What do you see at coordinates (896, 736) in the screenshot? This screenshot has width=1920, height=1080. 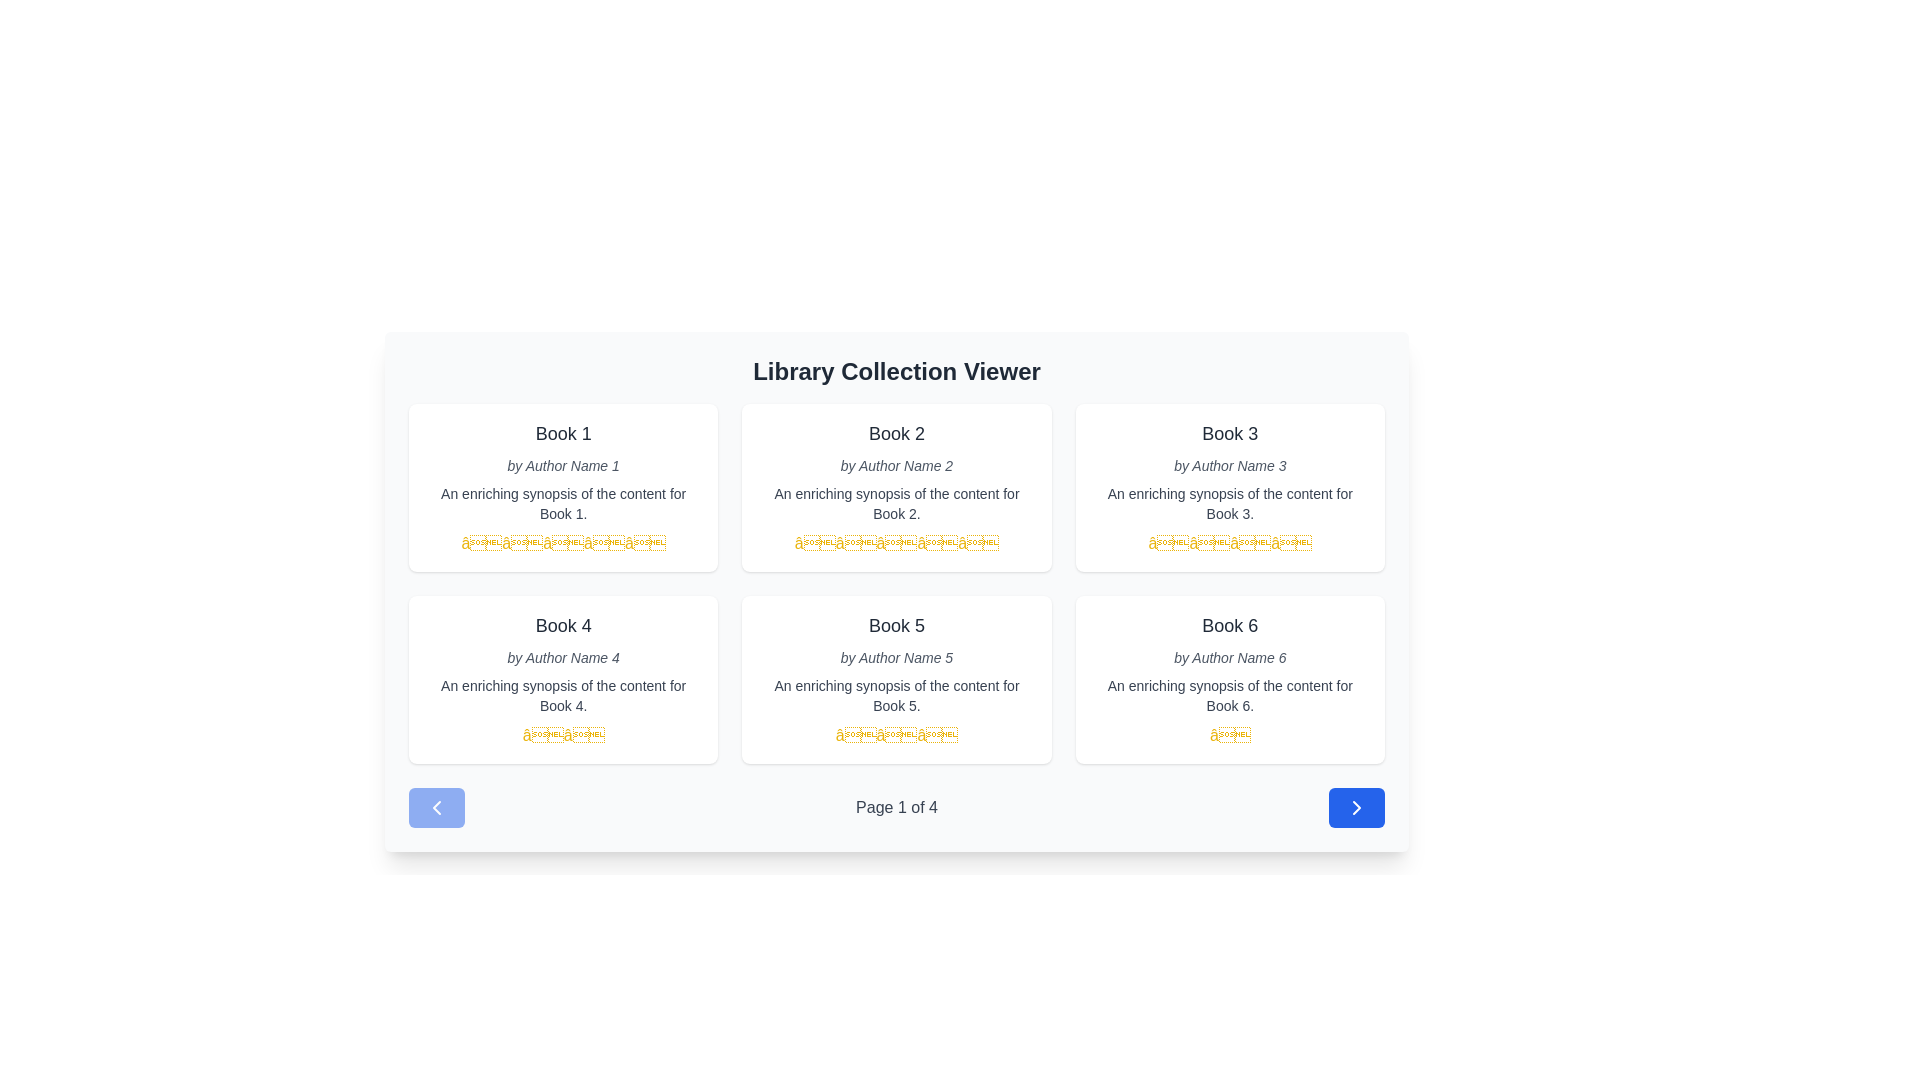 I see `the rating component consisting of three yellow star icons located below the synopsis text for 'Book 5' in the second row and second column of the grid layout` at bounding box center [896, 736].